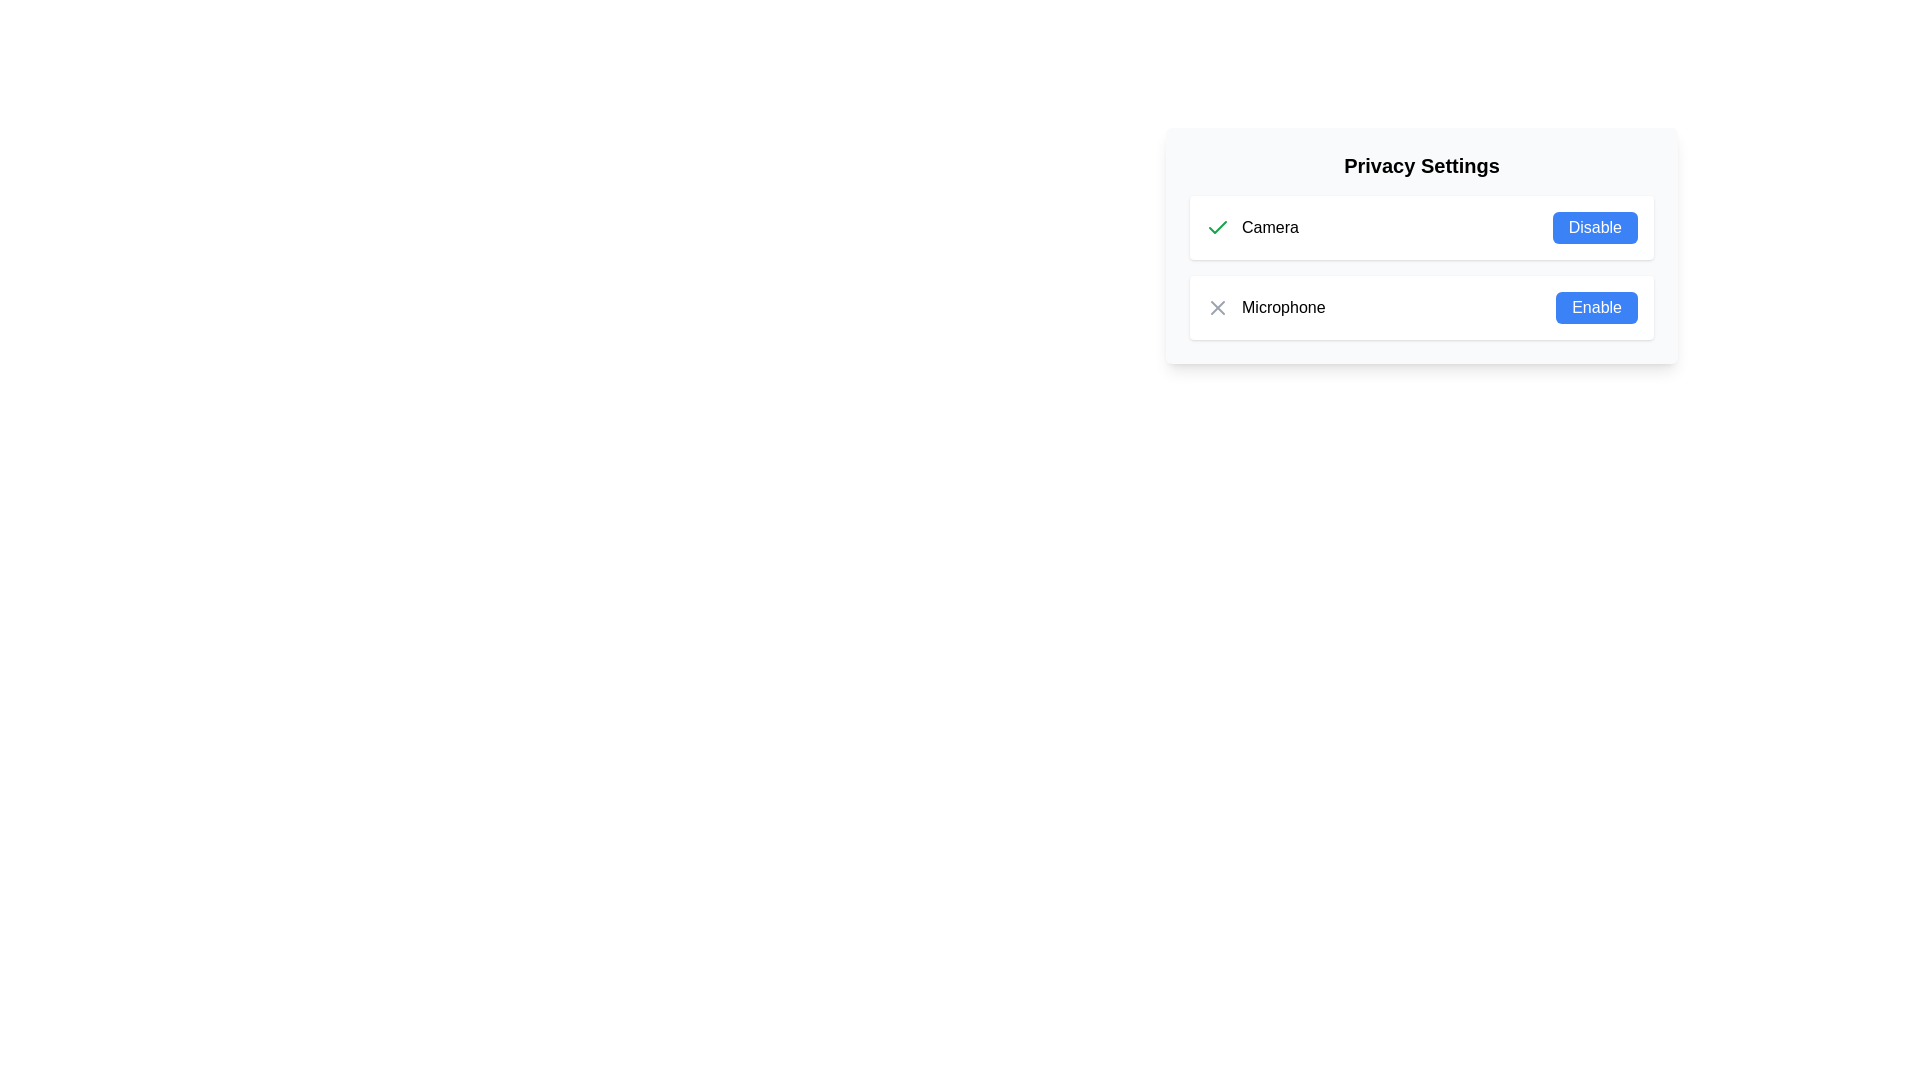 The width and height of the screenshot is (1920, 1080). What do you see at coordinates (1264, 308) in the screenshot?
I see `the privacy settings label for microphone permissions, located as the second item in the list under 'Privacy Settings', left of the 'Enable' button` at bounding box center [1264, 308].